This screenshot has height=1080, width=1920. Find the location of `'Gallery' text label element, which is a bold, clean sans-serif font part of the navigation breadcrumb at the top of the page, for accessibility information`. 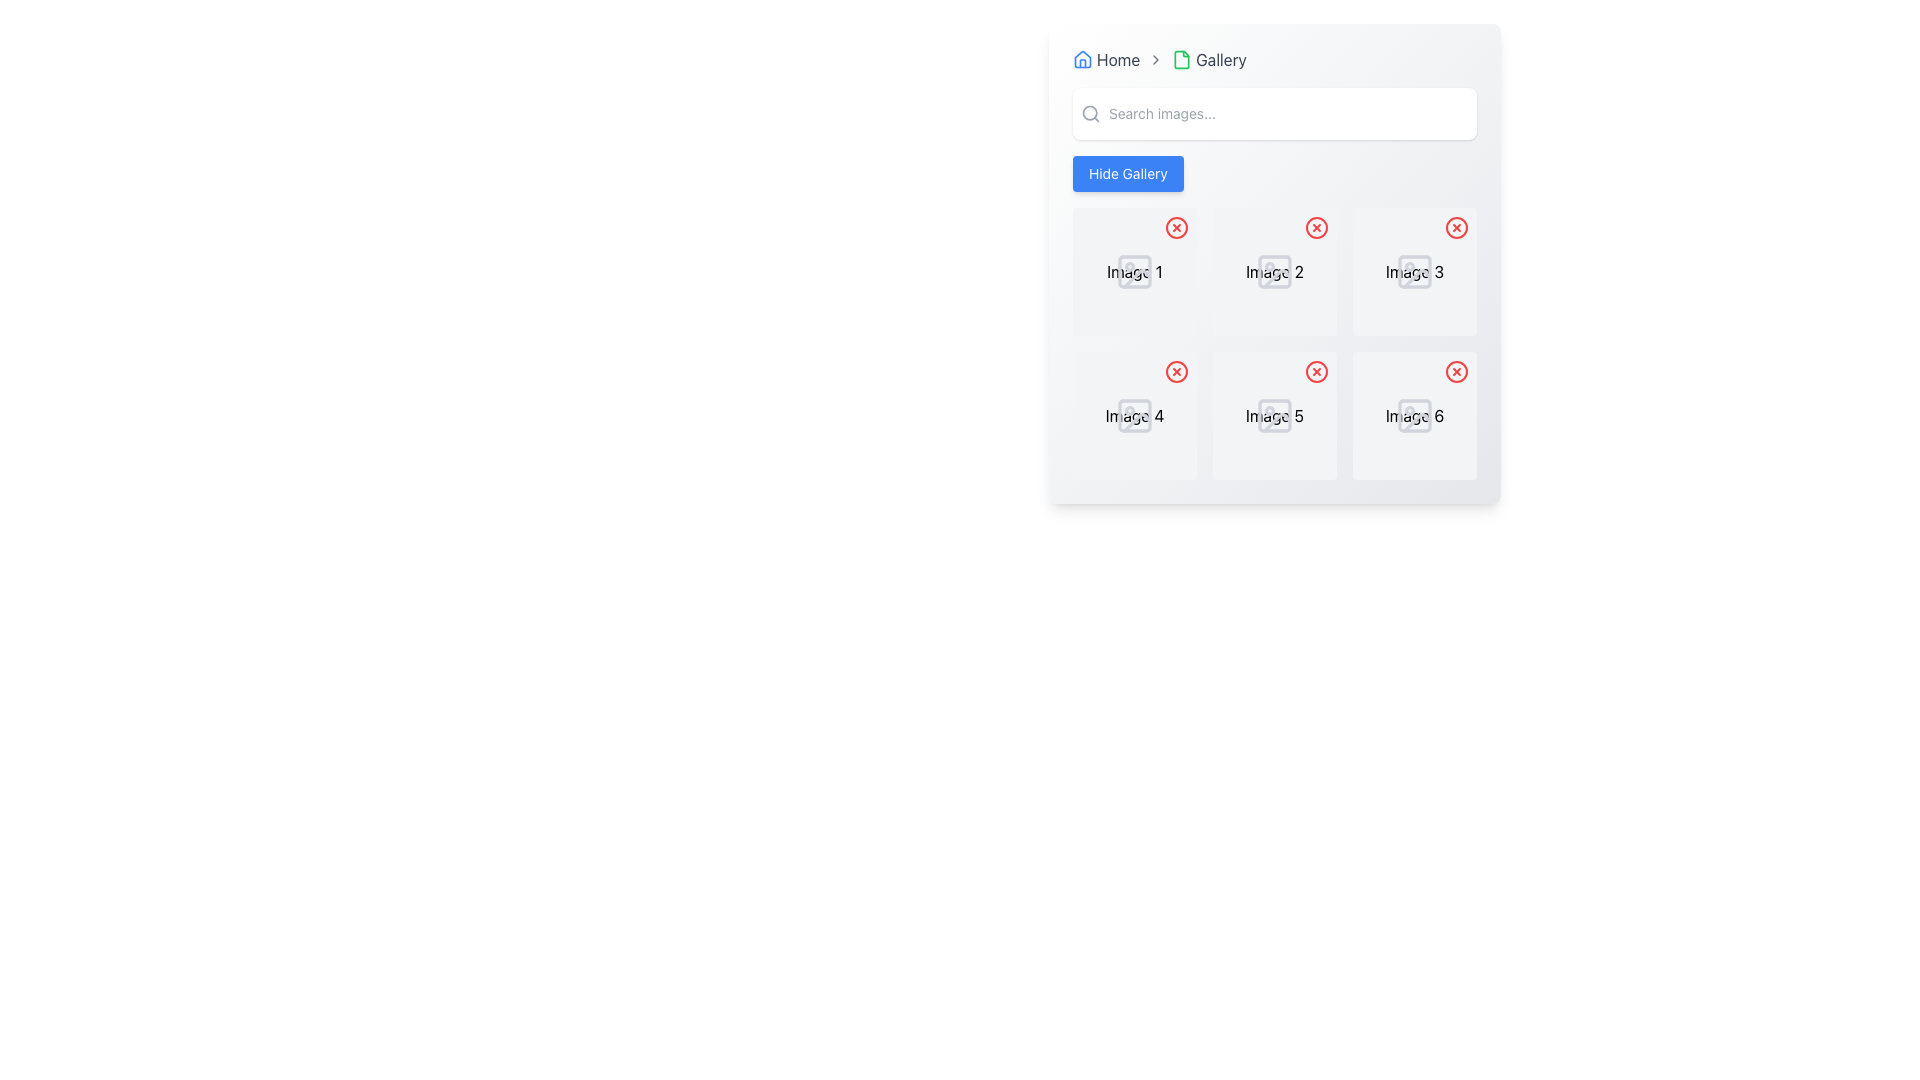

'Gallery' text label element, which is a bold, clean sans-serif font part of the navigation breadcrumb at the top of the page, for accessibility information is located at coordinates (1220, 59).